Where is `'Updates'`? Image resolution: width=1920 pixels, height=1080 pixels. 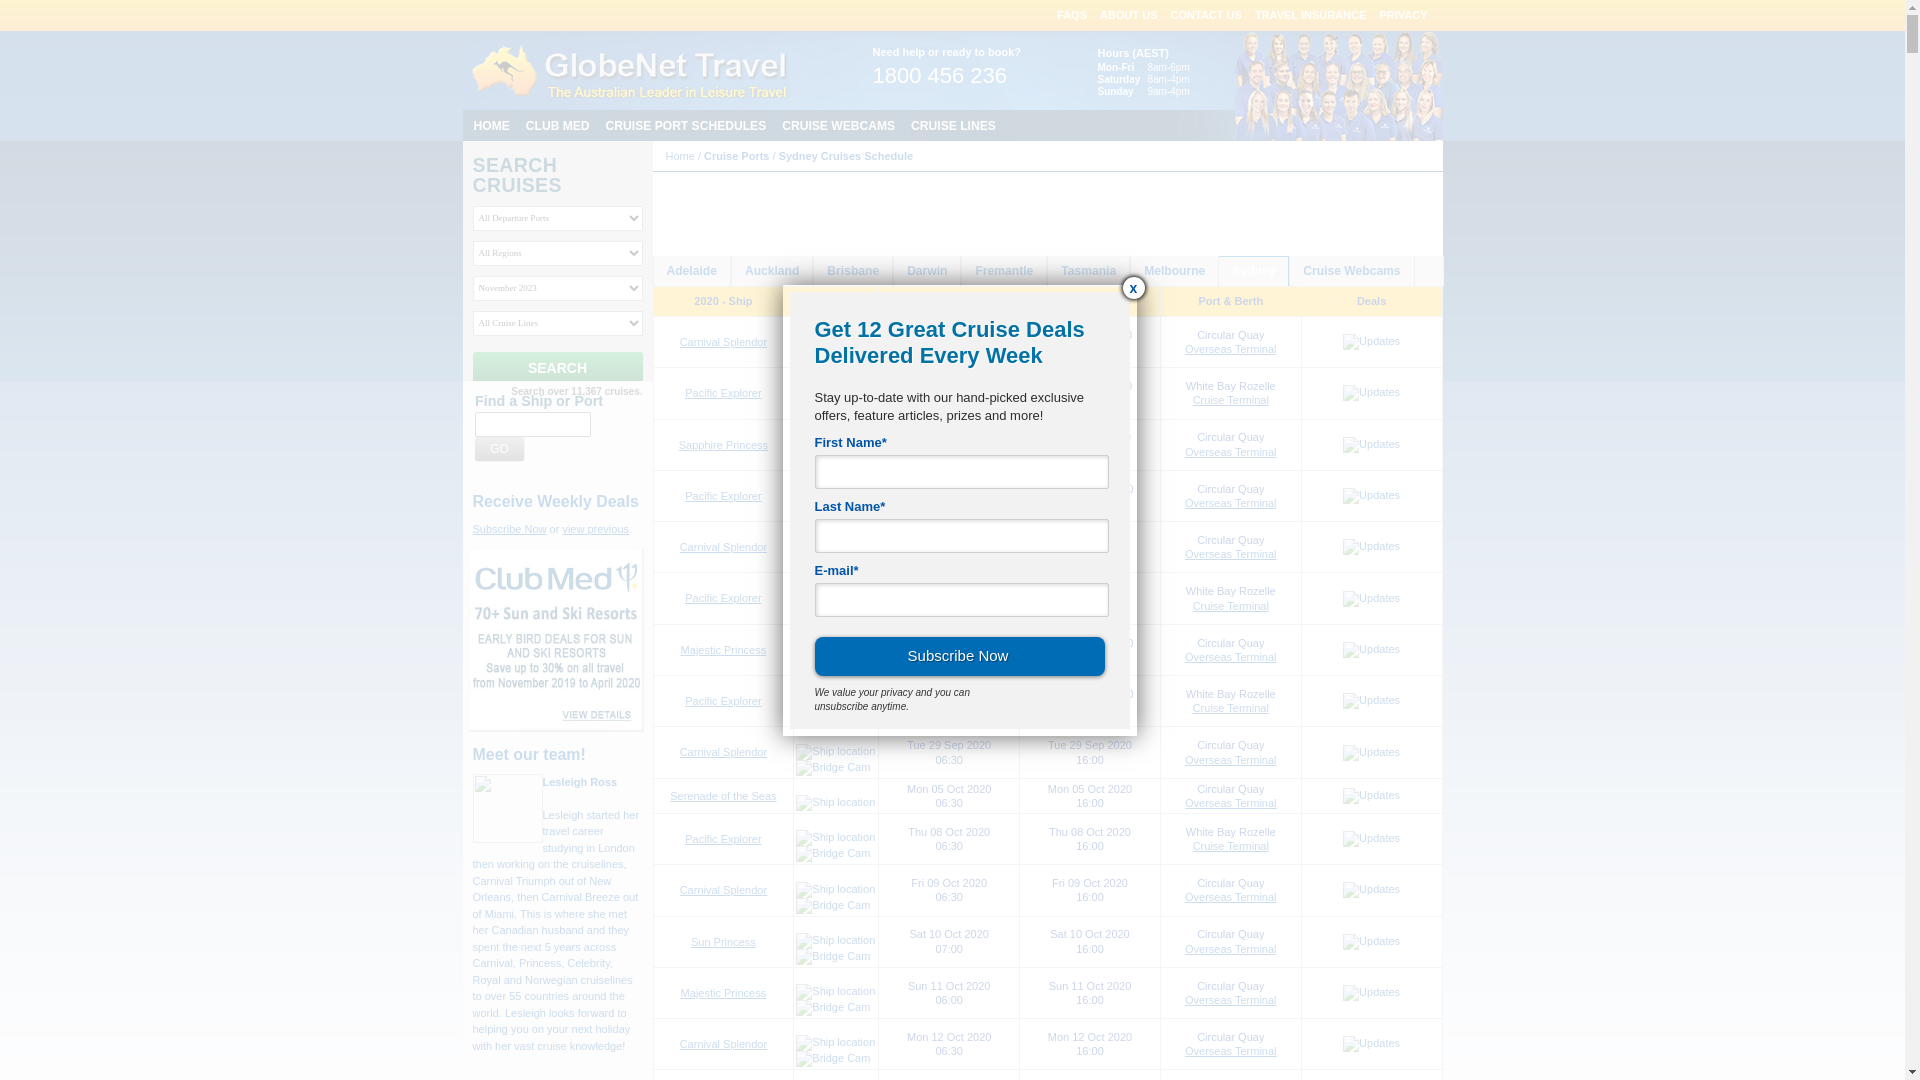
'Updates' is located at coordinates (1370, 547).